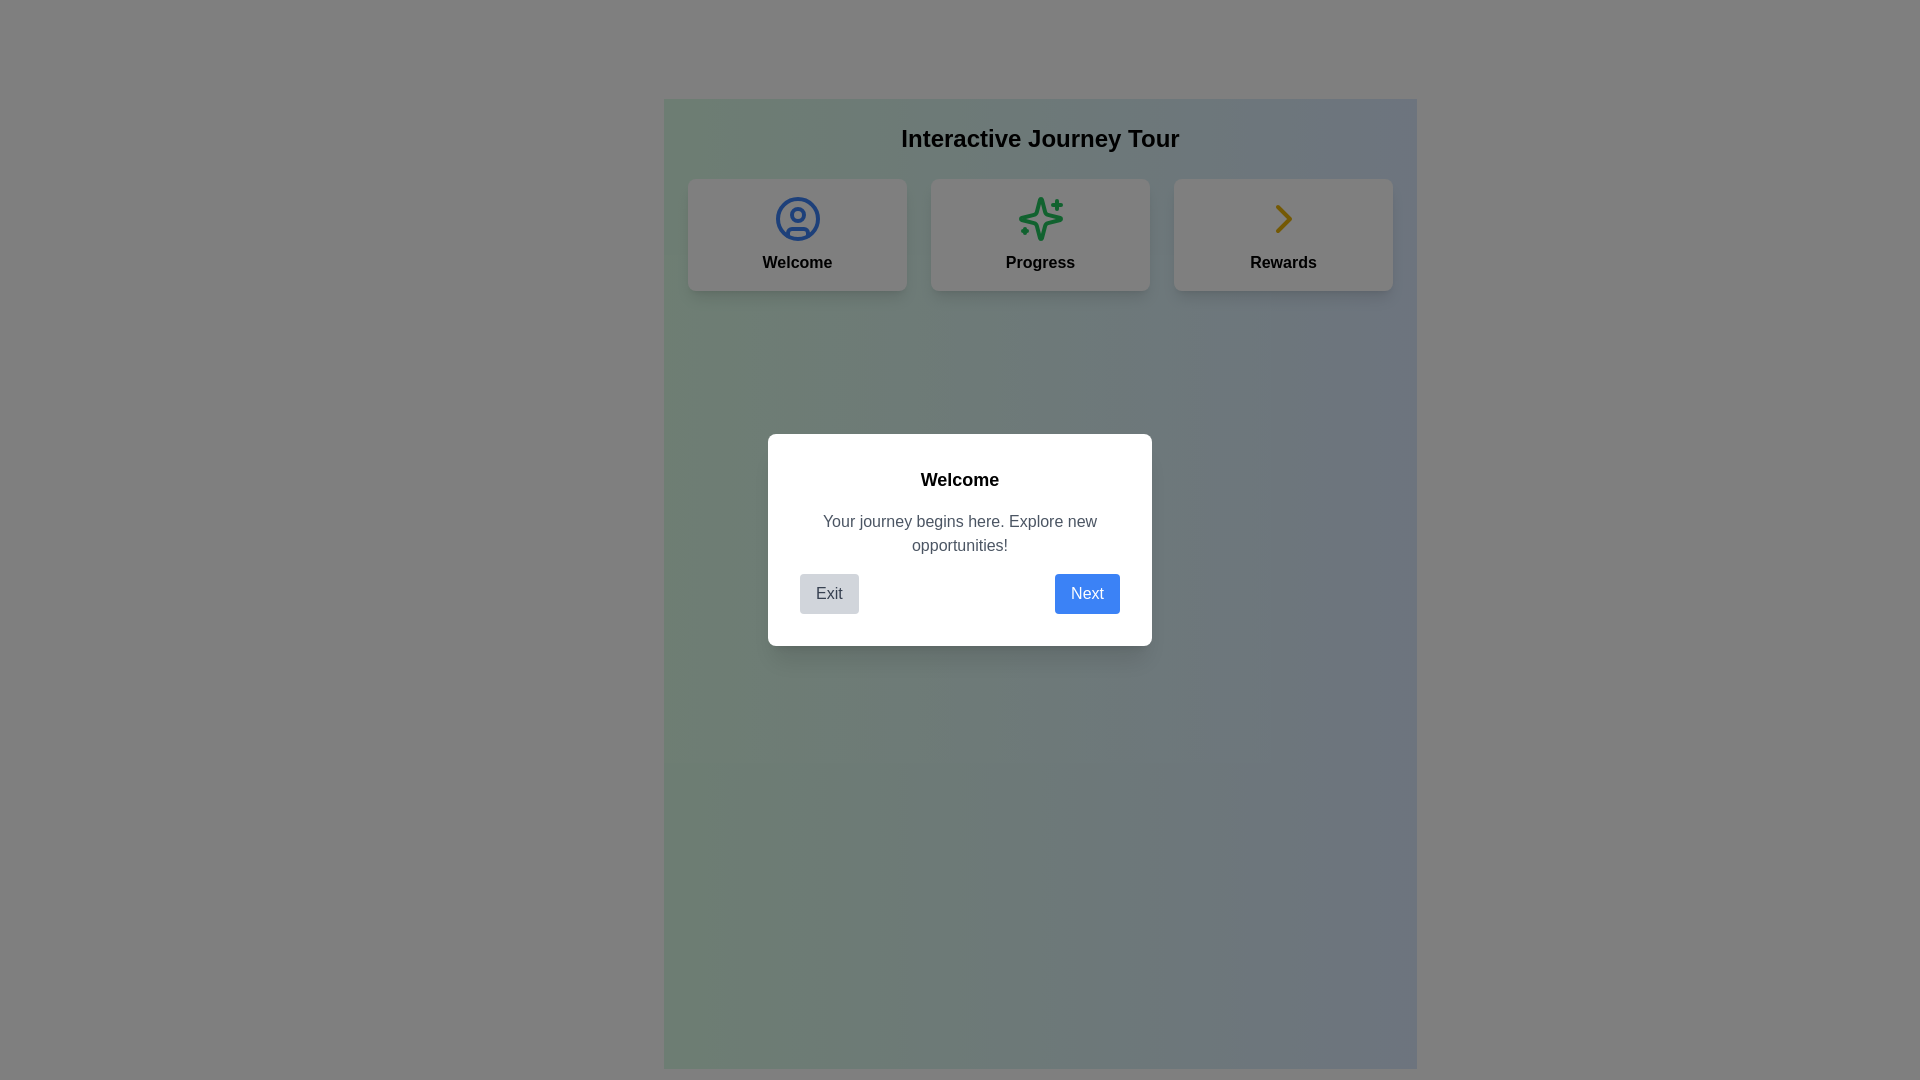 This screenshot has height=1080, width=1920. What do you see at coordinates (1283, 219) in the screenshot?
I see `the vector graphic icon representing navigation in the 'Rewards' section, located in the center right of the third card in a horizontal list of three cards` at bounding box center [1283, 219].